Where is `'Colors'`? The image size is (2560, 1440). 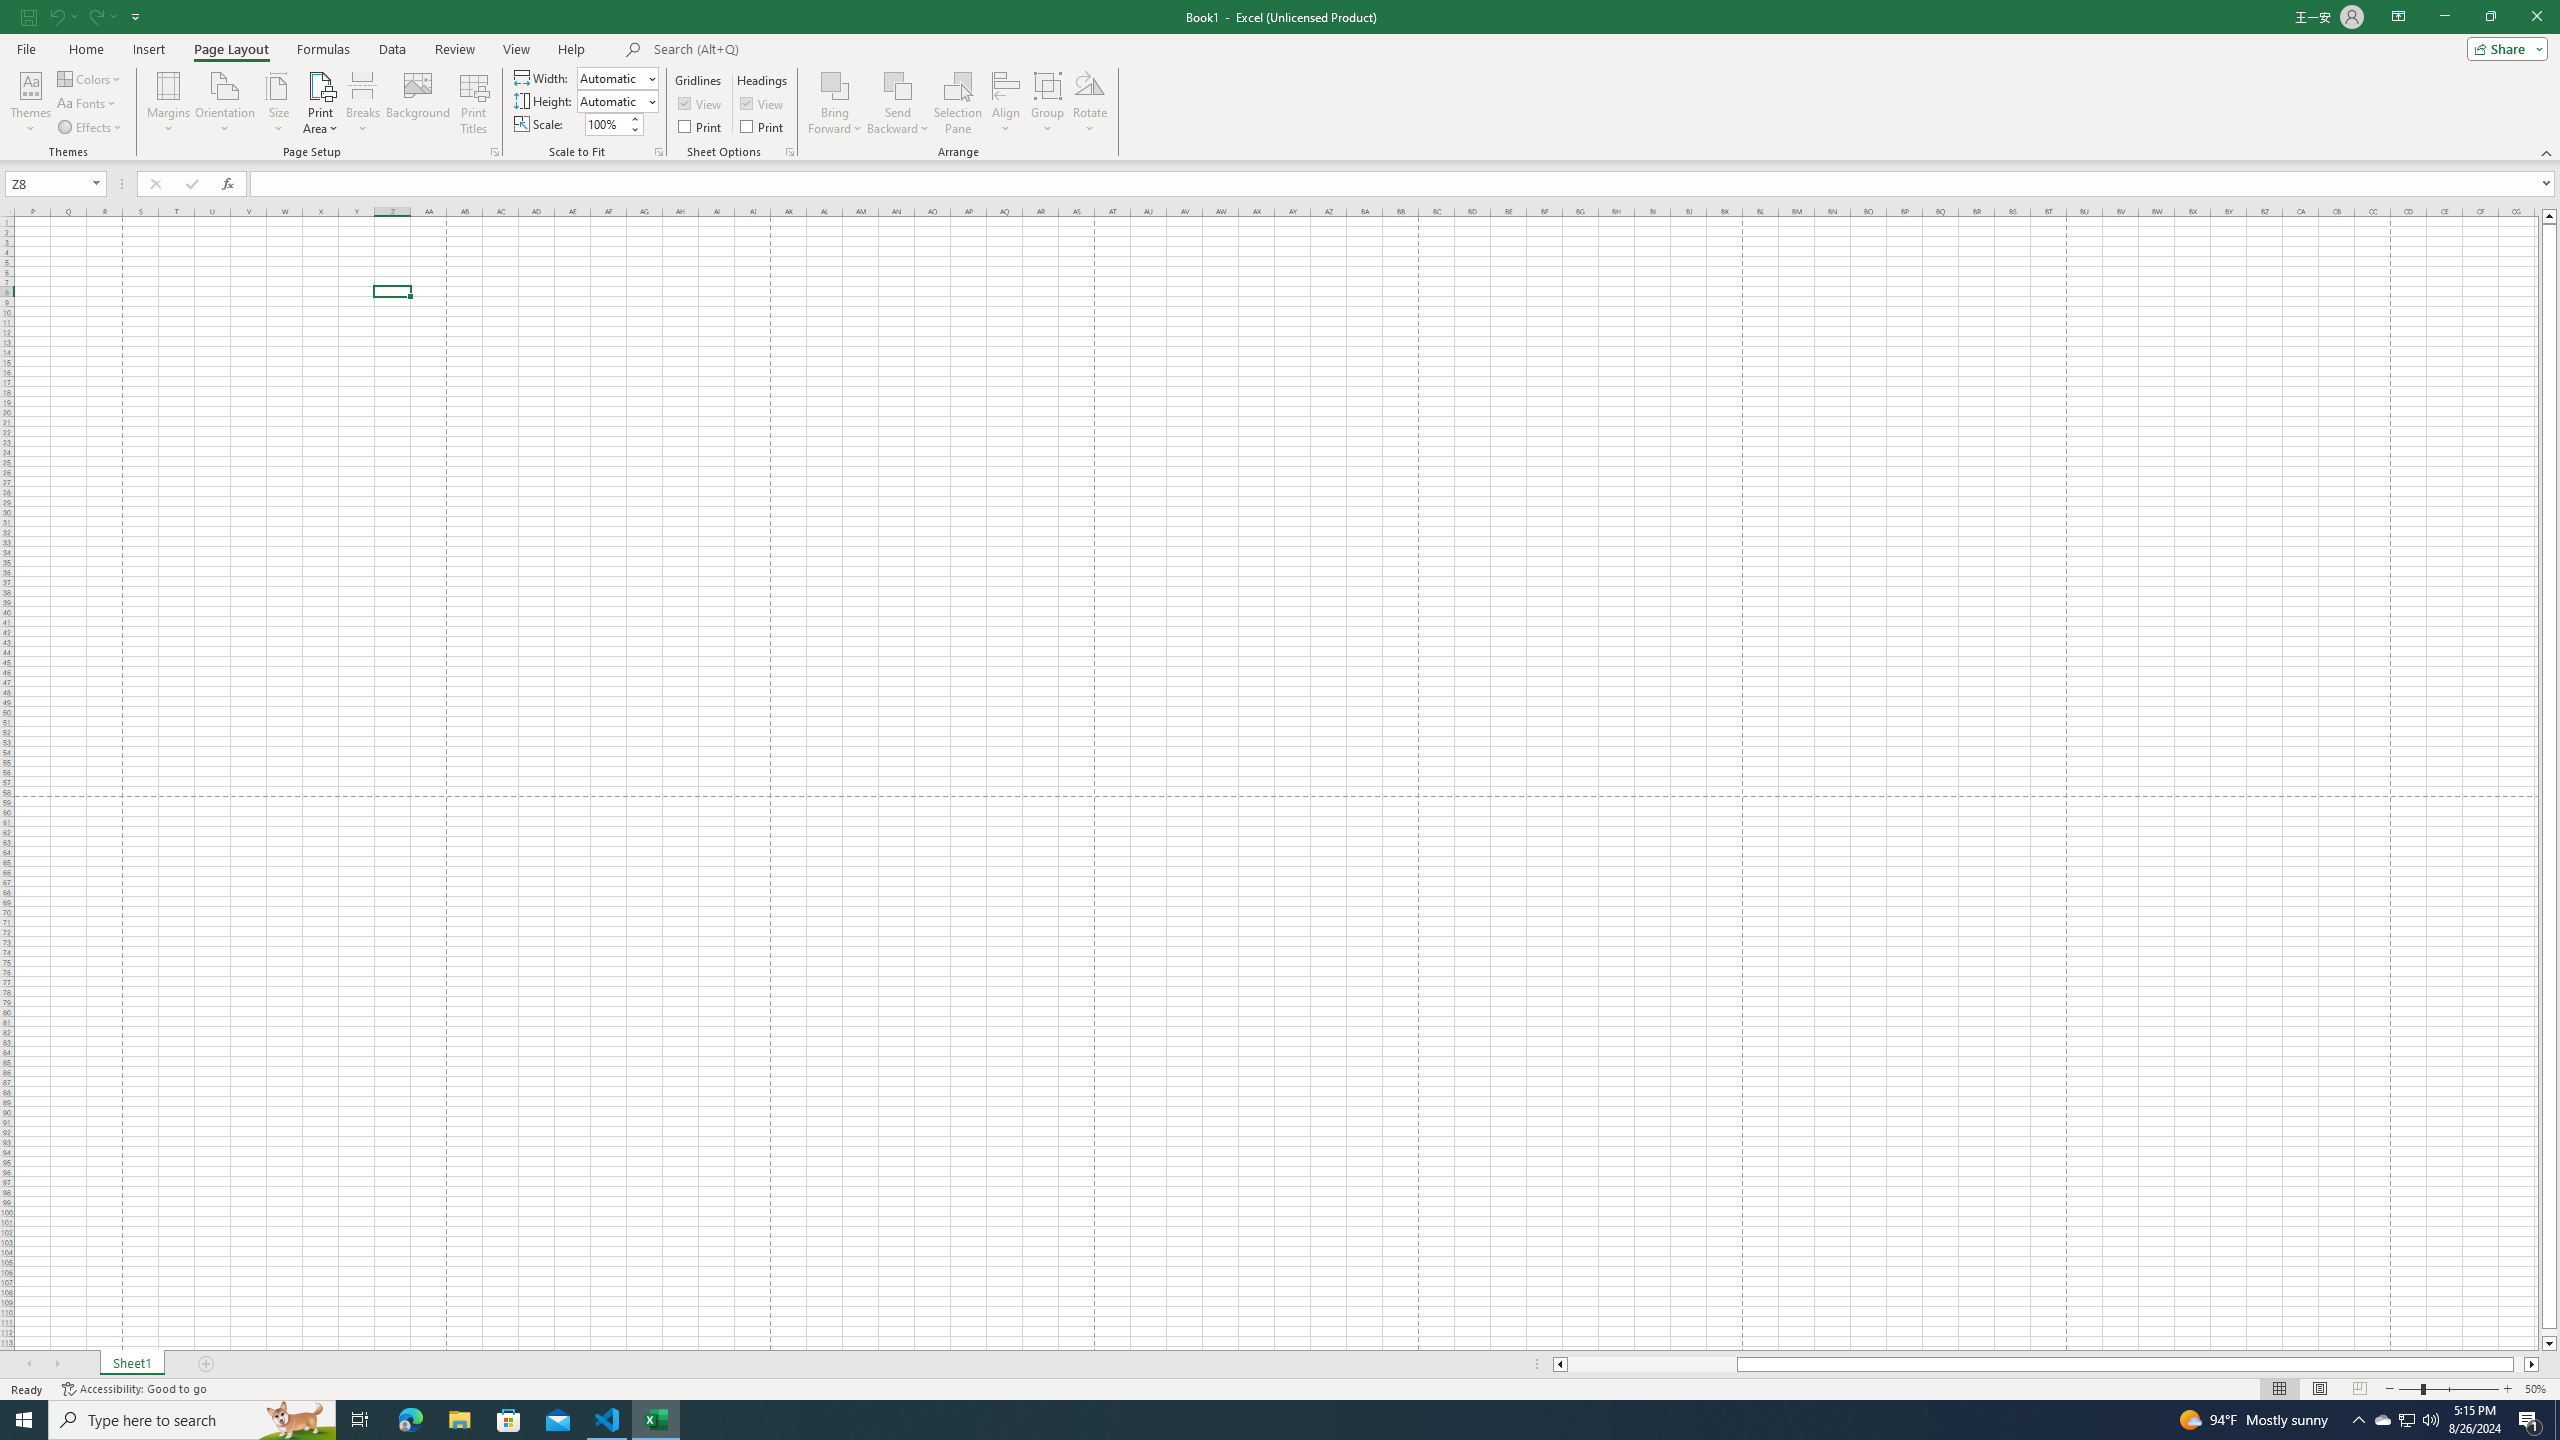
'Colors' is located at coordinates (89, 78).